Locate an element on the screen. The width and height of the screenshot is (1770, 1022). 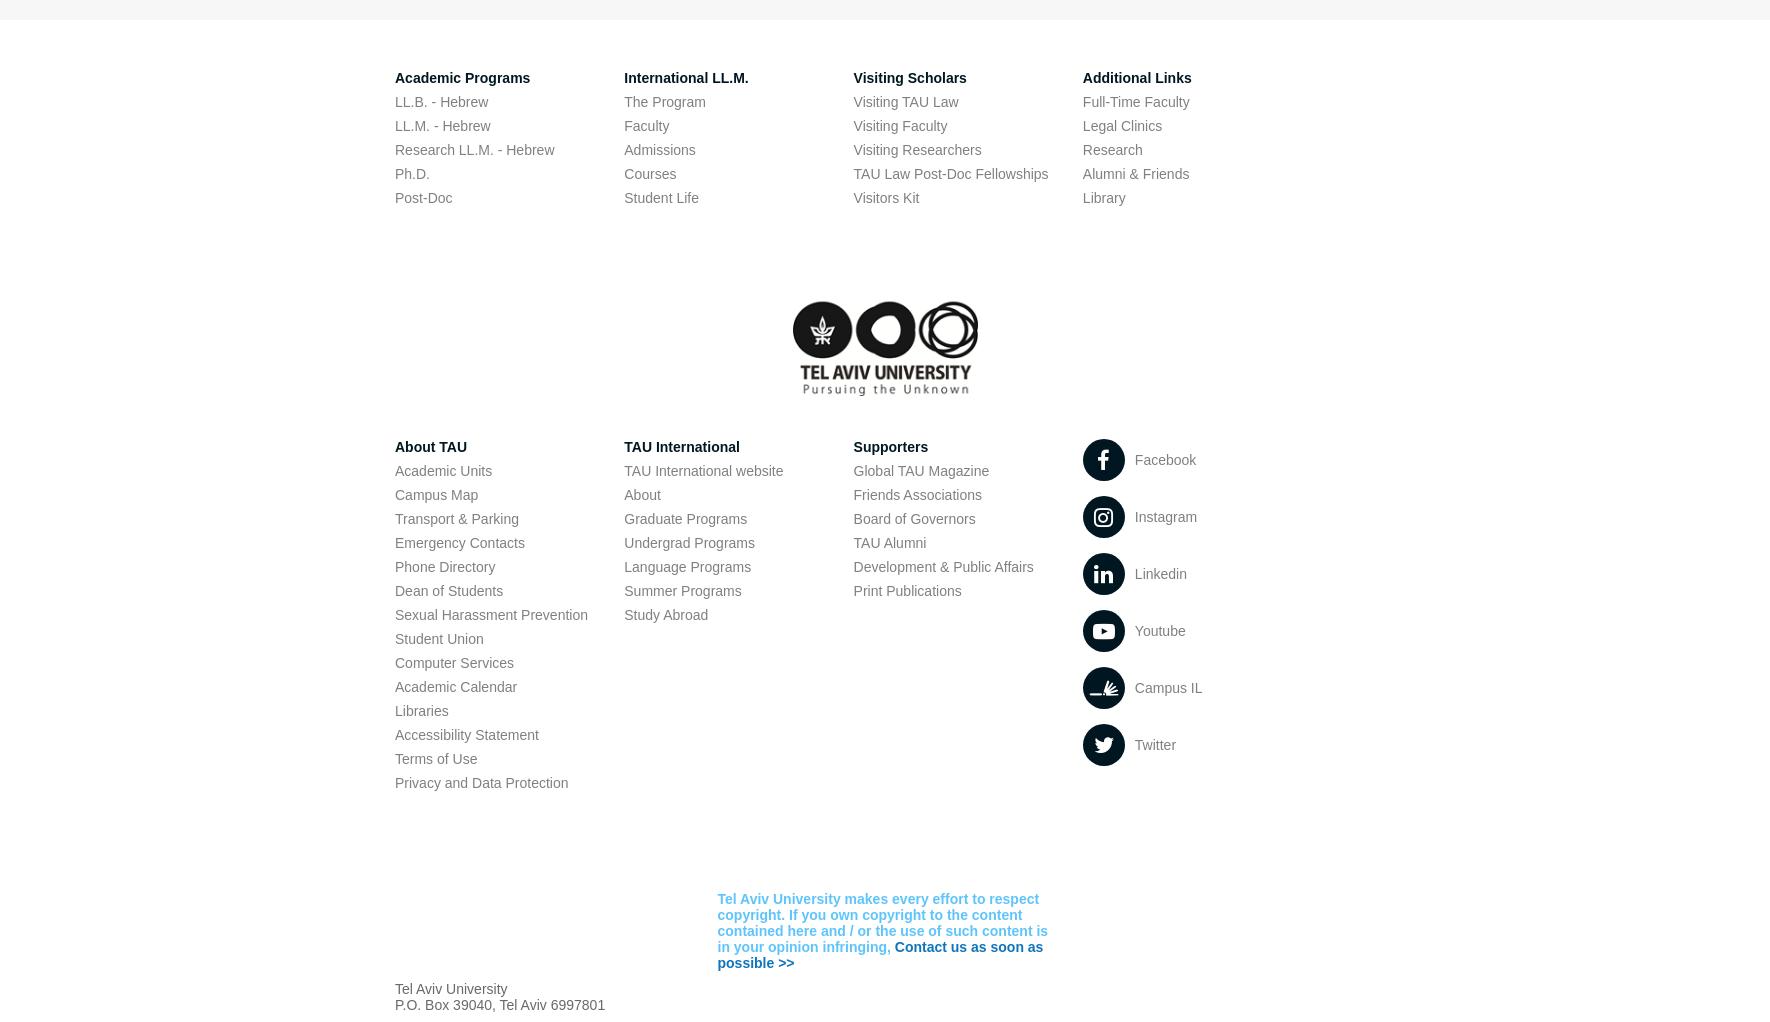
'TAU Alumni' is located at coordinates (888, 541).